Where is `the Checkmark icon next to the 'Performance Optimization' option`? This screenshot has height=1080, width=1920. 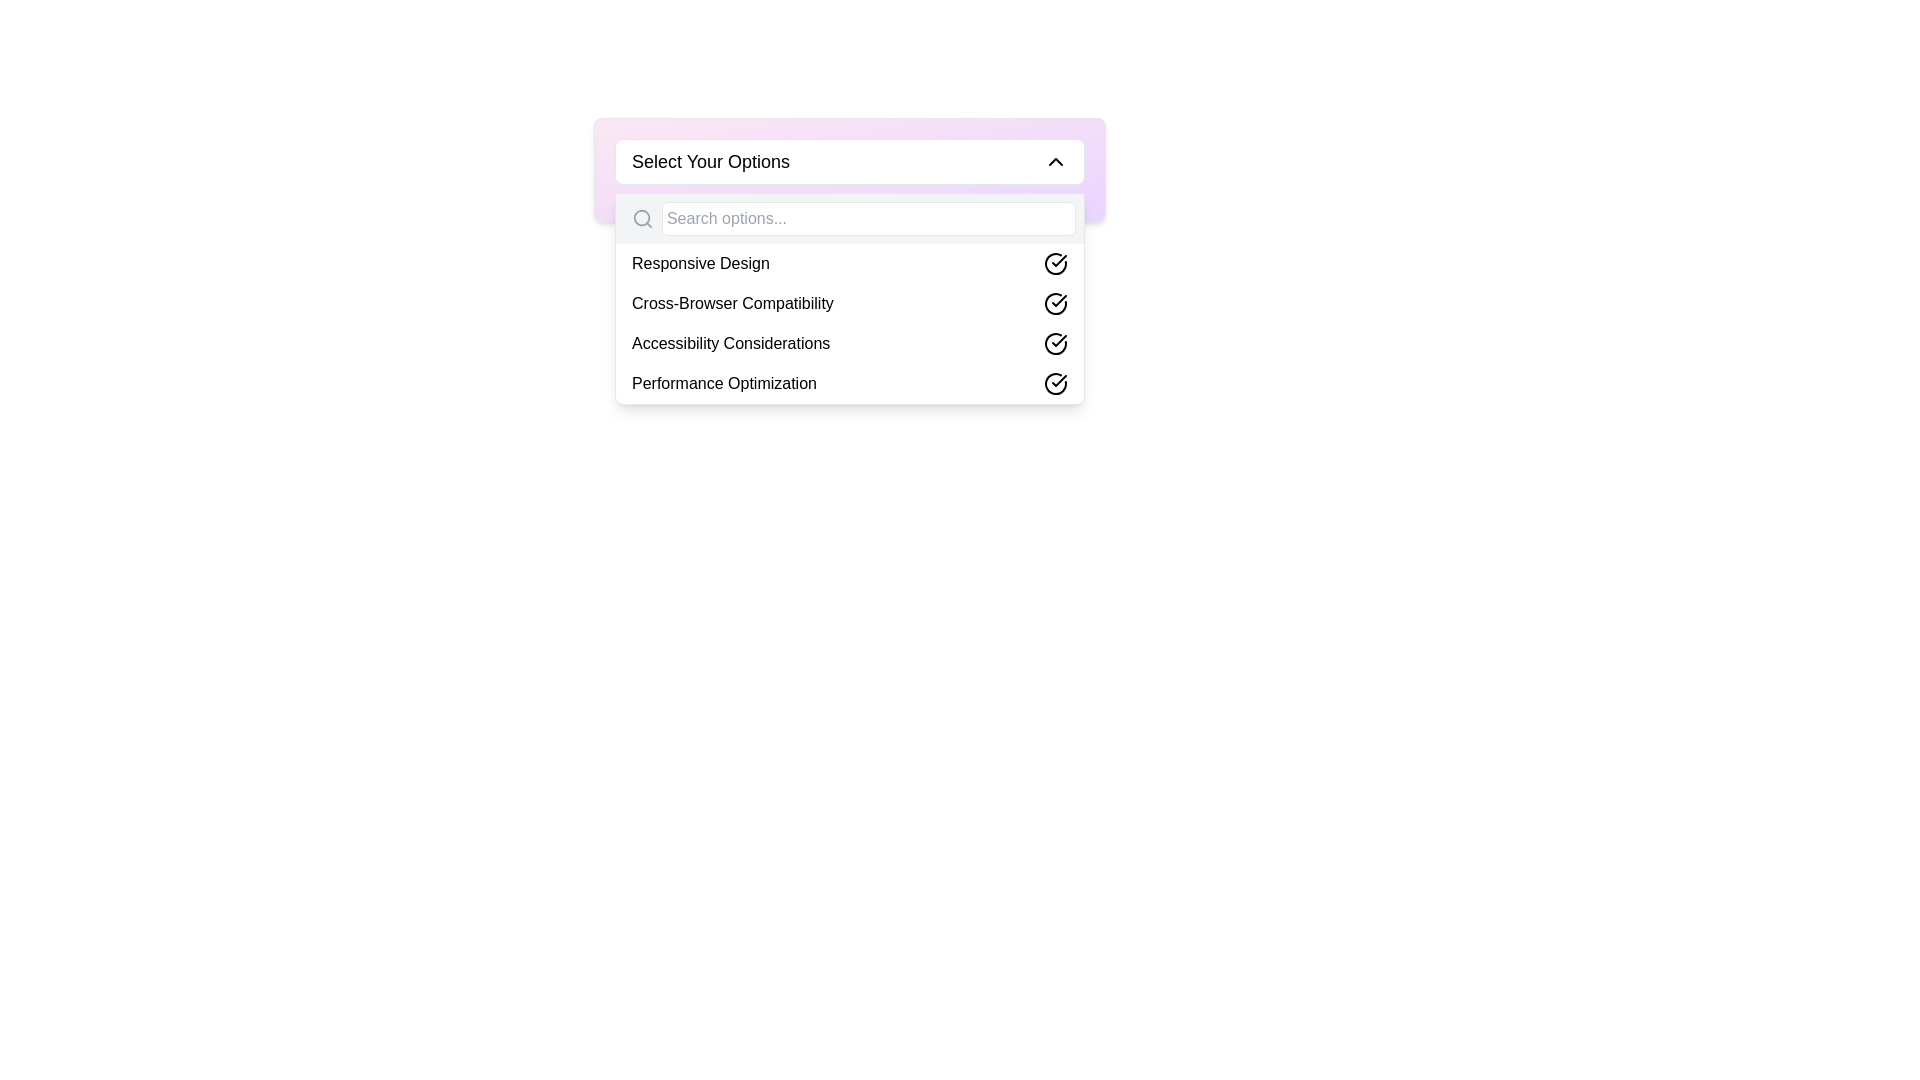 the Checkmark icon next to the 'Performance Optimization' option is located at coordinates (1055, 384).